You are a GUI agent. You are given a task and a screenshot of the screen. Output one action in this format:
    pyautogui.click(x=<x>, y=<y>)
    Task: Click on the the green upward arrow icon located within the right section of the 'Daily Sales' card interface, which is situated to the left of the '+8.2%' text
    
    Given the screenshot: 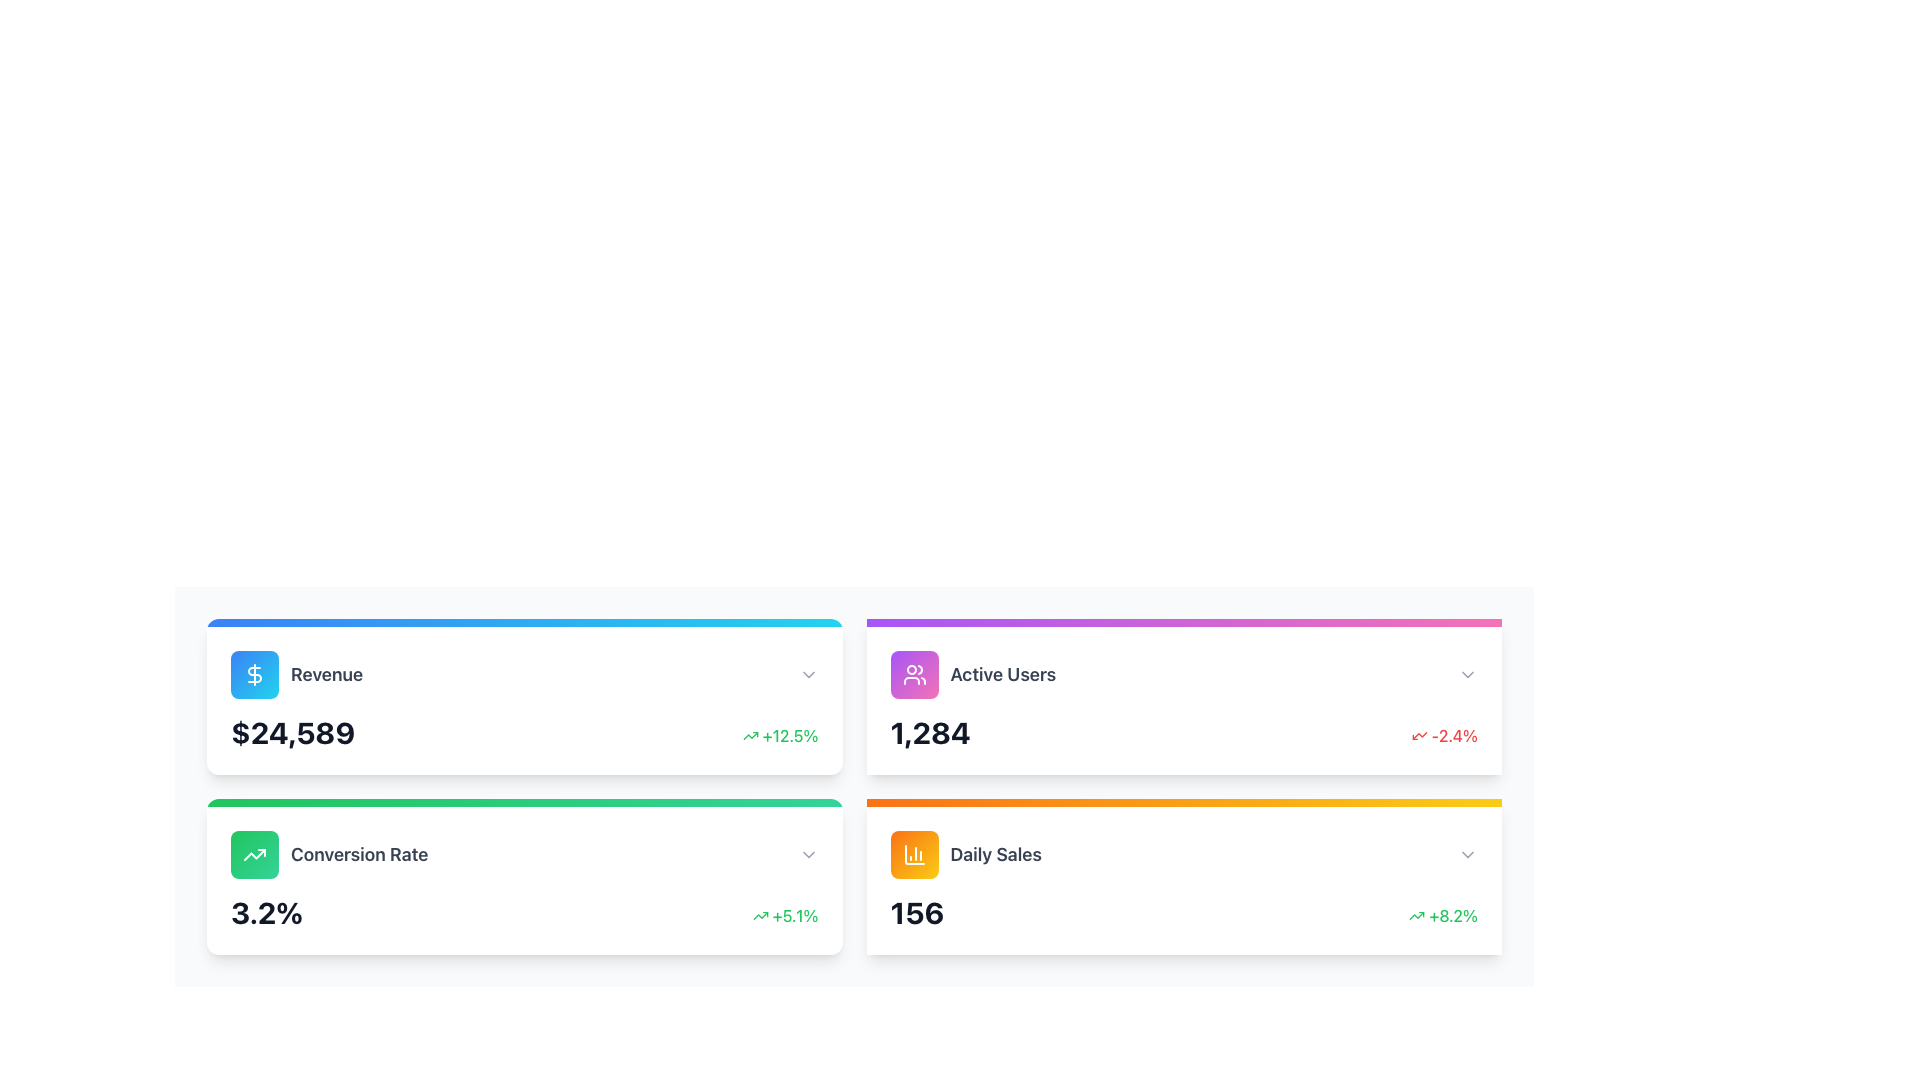 What is the action you would take?
    pyautogui.click(x=1416, y=915)
    